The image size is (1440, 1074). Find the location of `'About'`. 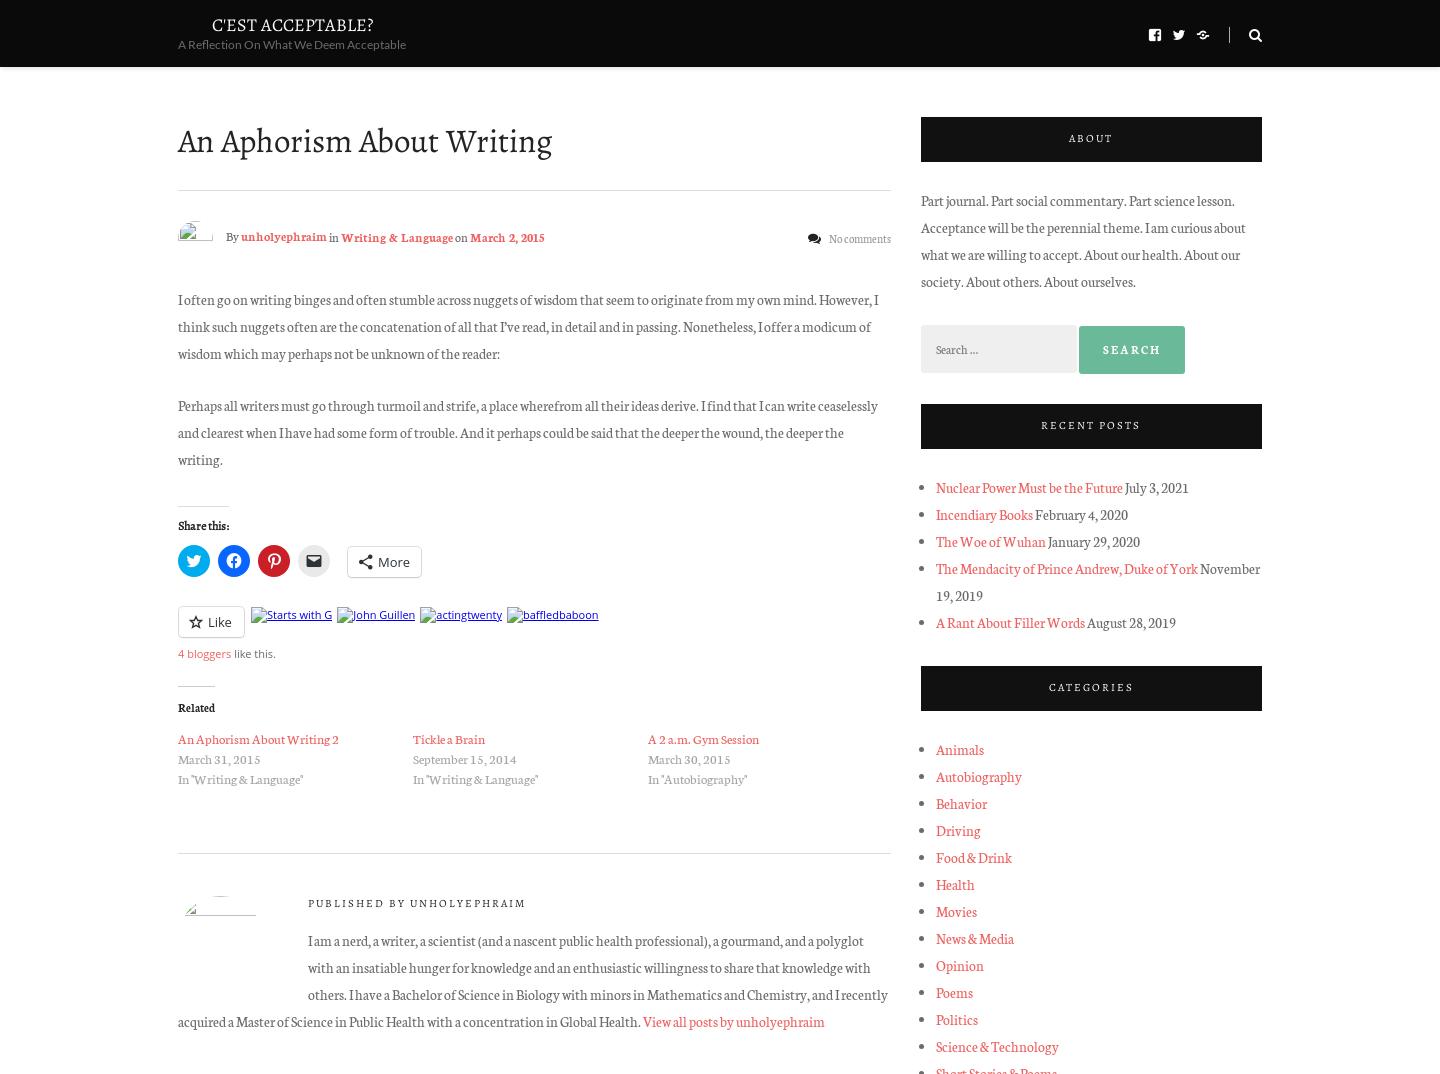

'About' is located at coordinates (1069, 137).